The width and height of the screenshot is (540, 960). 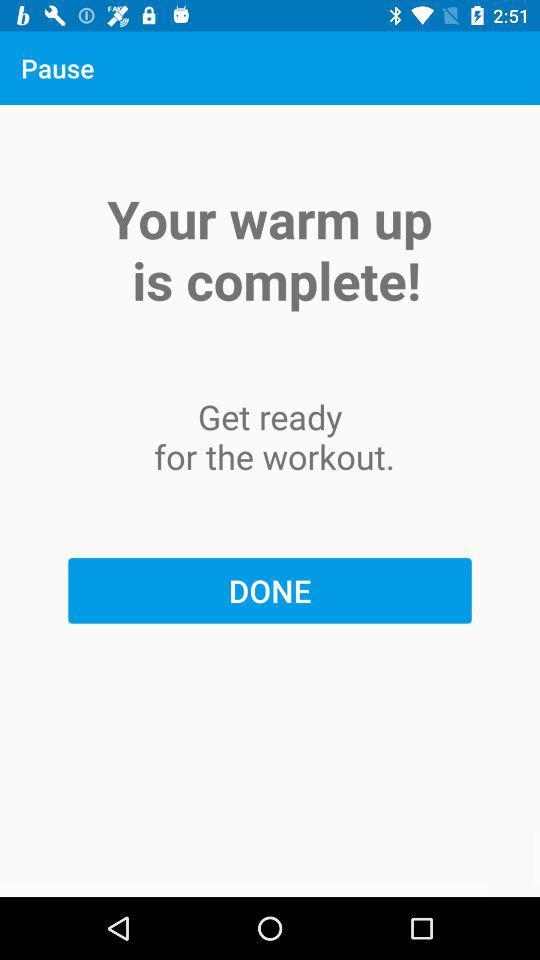 I want to click on icon below get ready for item, so click(x=270, y=590).